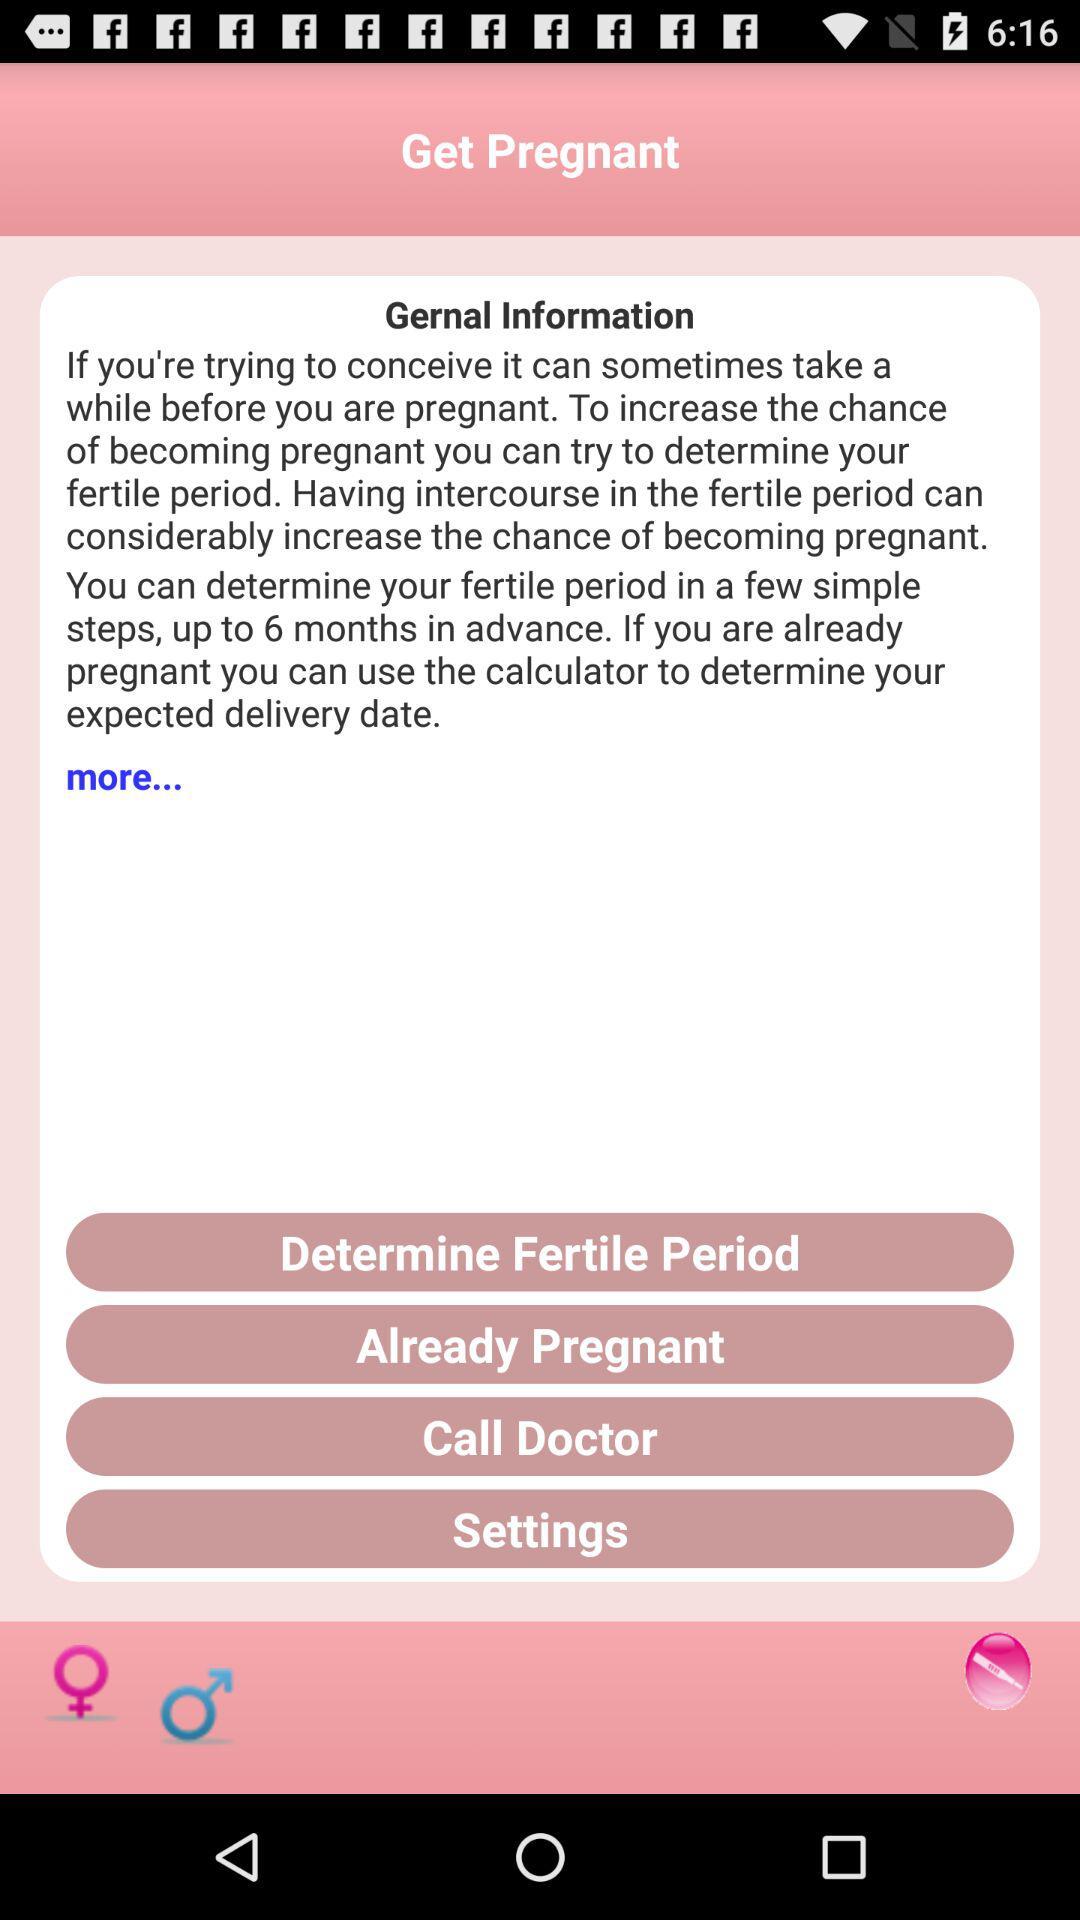  Describe the element at coordinates (540, 1435) in the screenshot. I see `button above settings item` at that location.